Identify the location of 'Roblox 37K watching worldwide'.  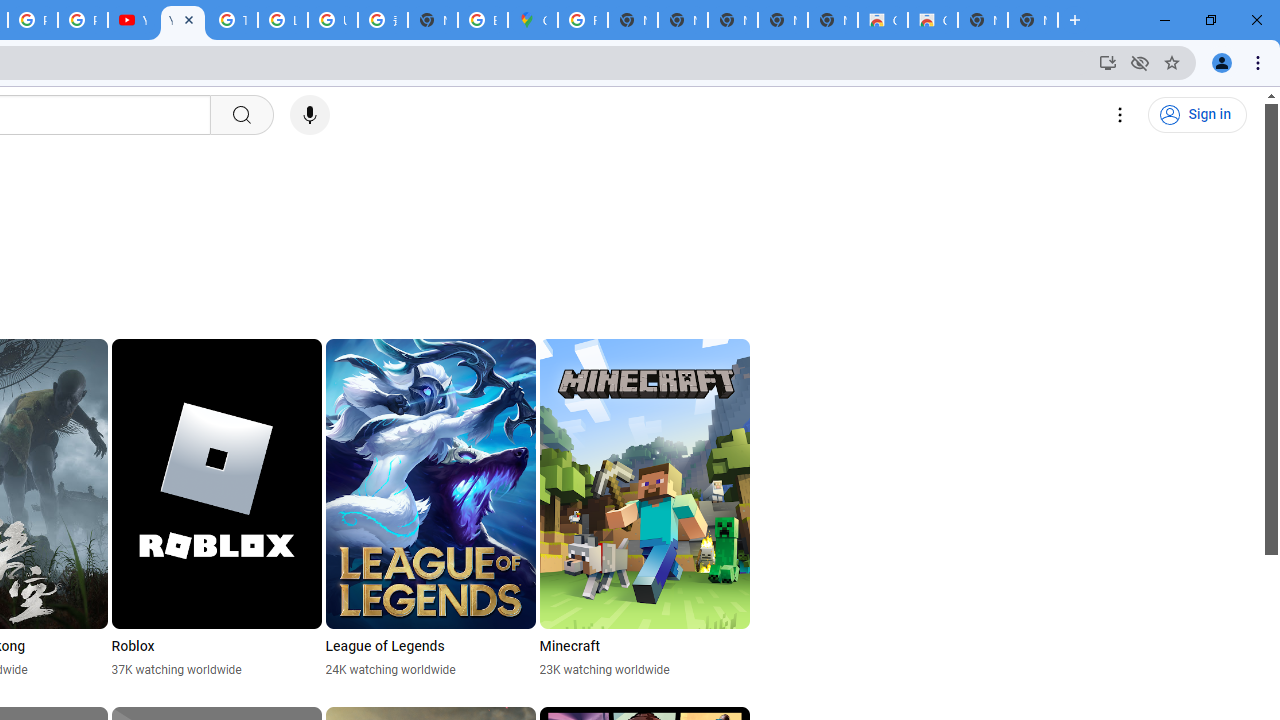
(216, 508).